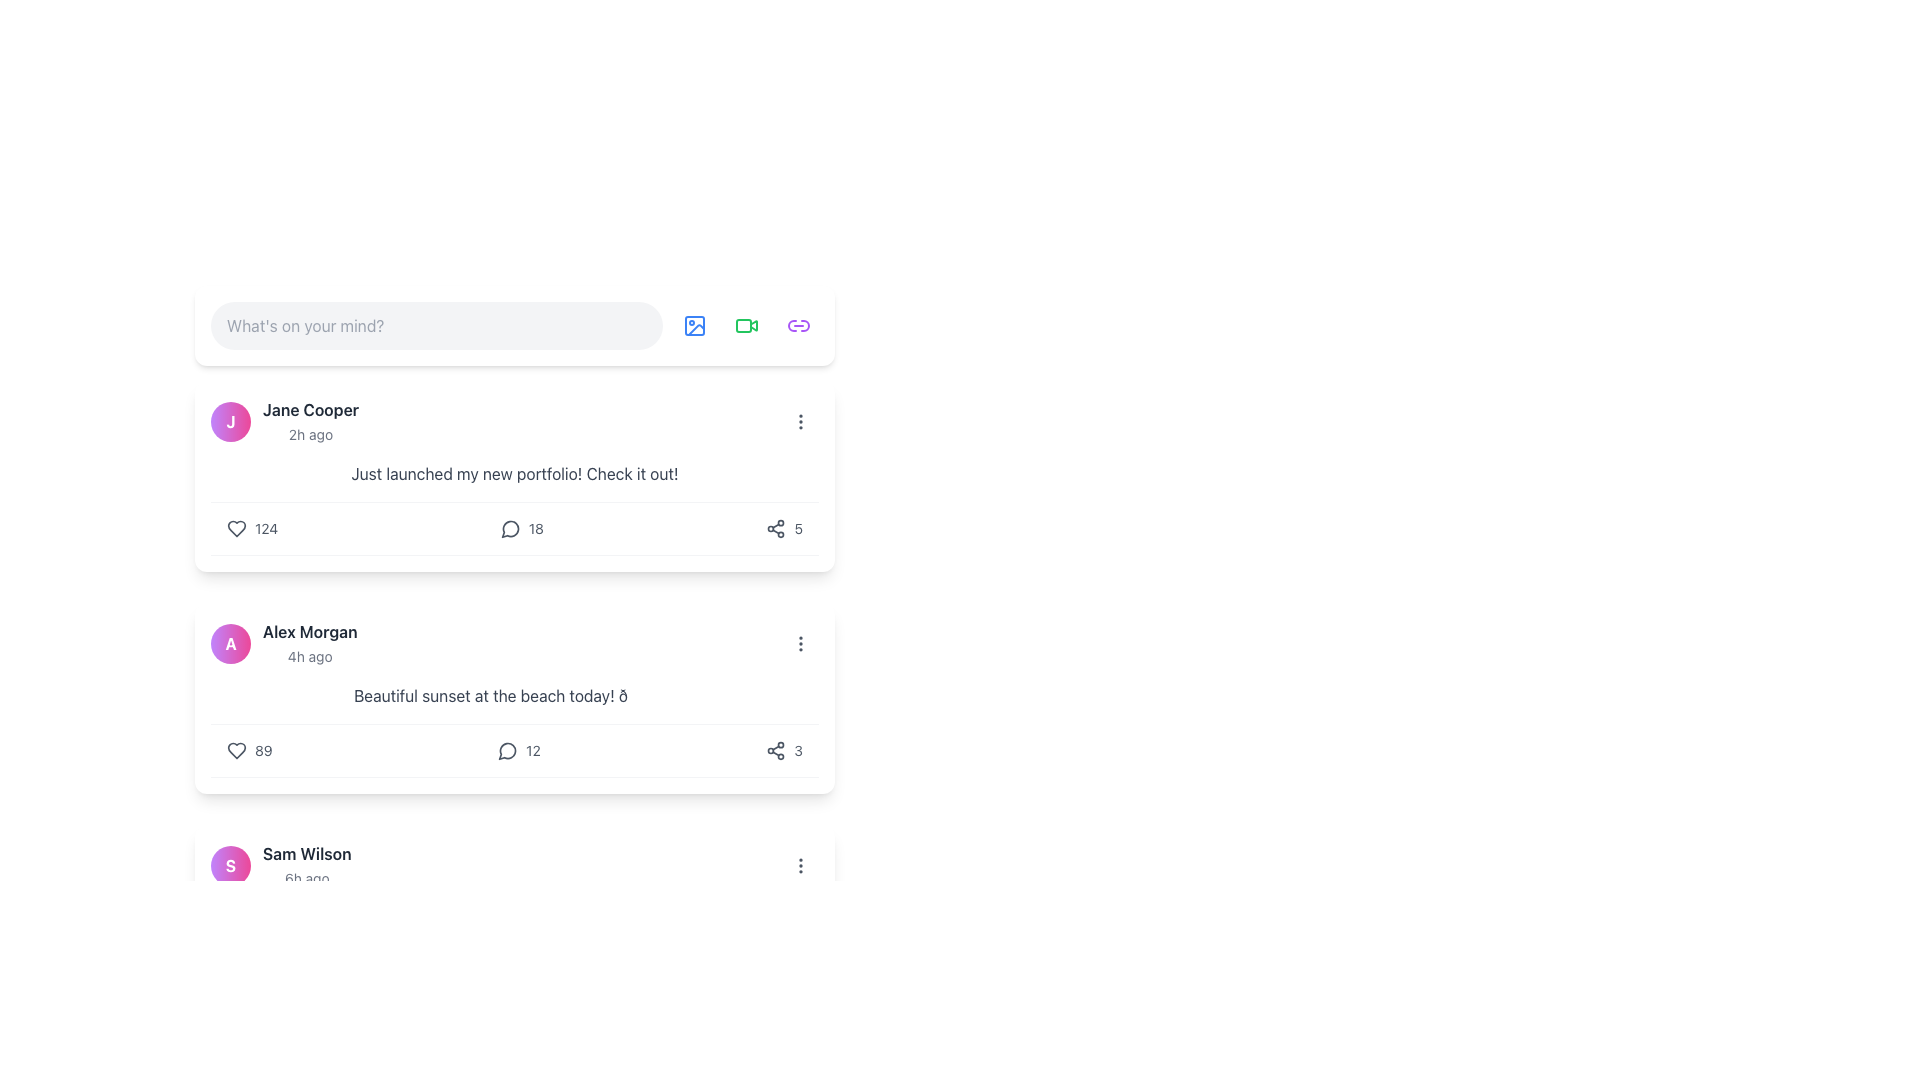  Describe the element at coordinates (746, 325) in the screenshot. I see `the third button to the right of the 'What's on your mind?' text input field` at that location.